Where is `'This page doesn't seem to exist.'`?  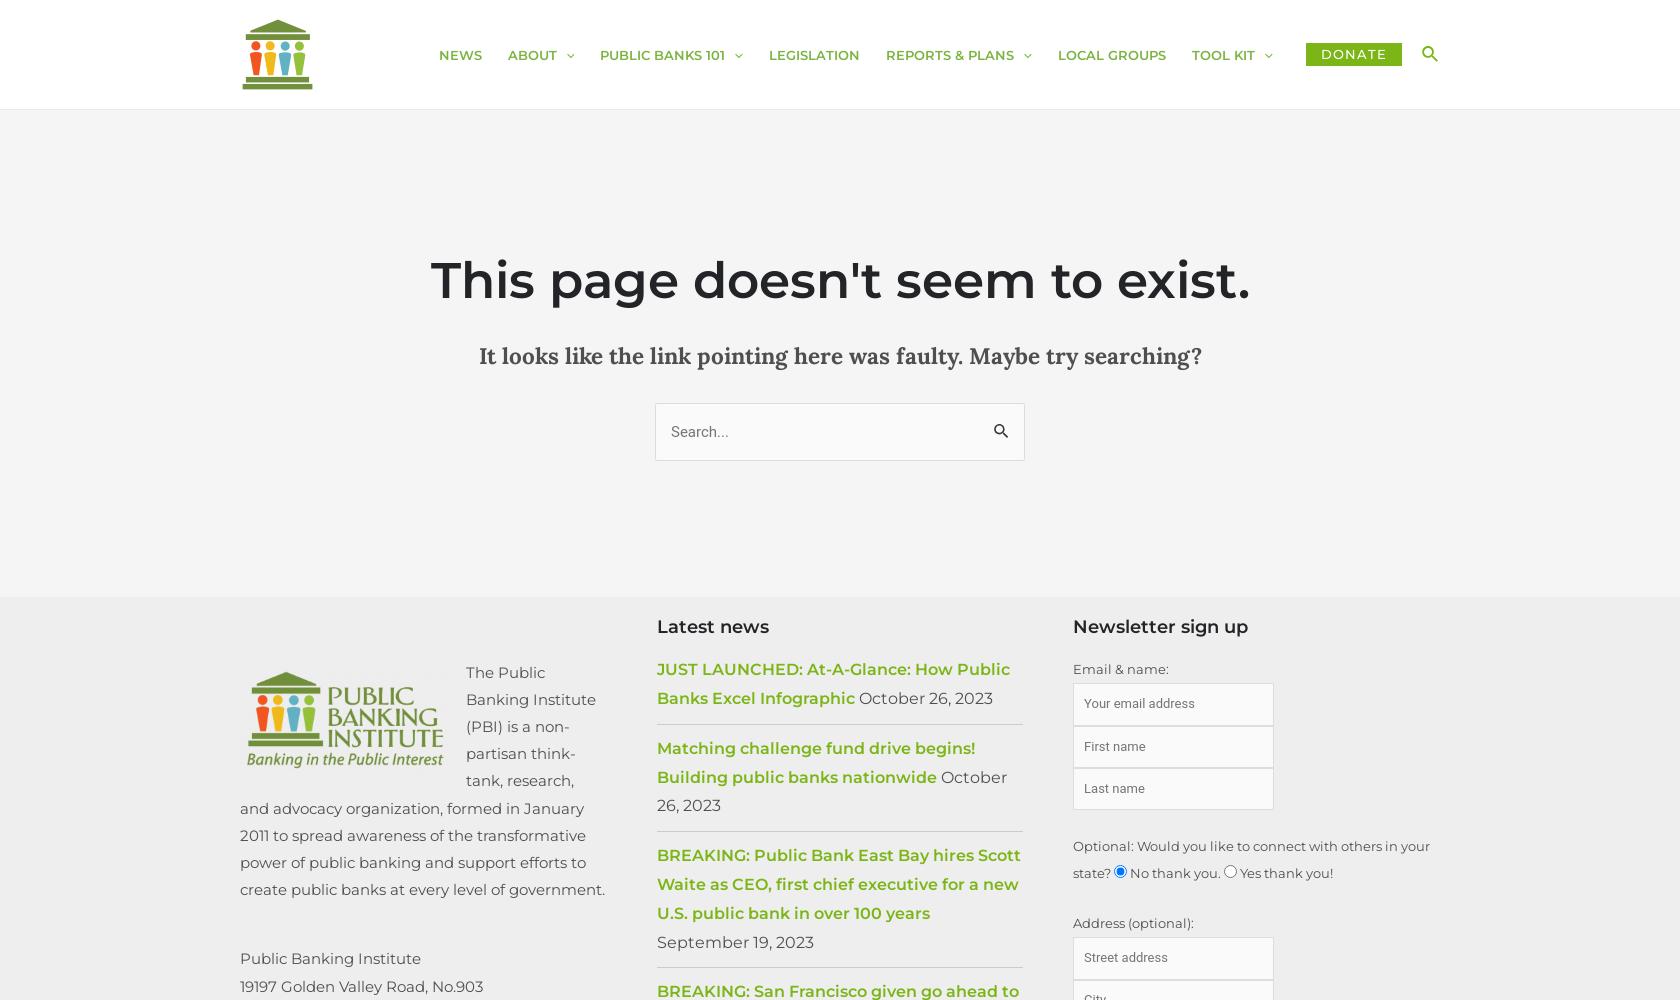
'This page doesn't seem to exist.' is located at coordinates (839, 280).